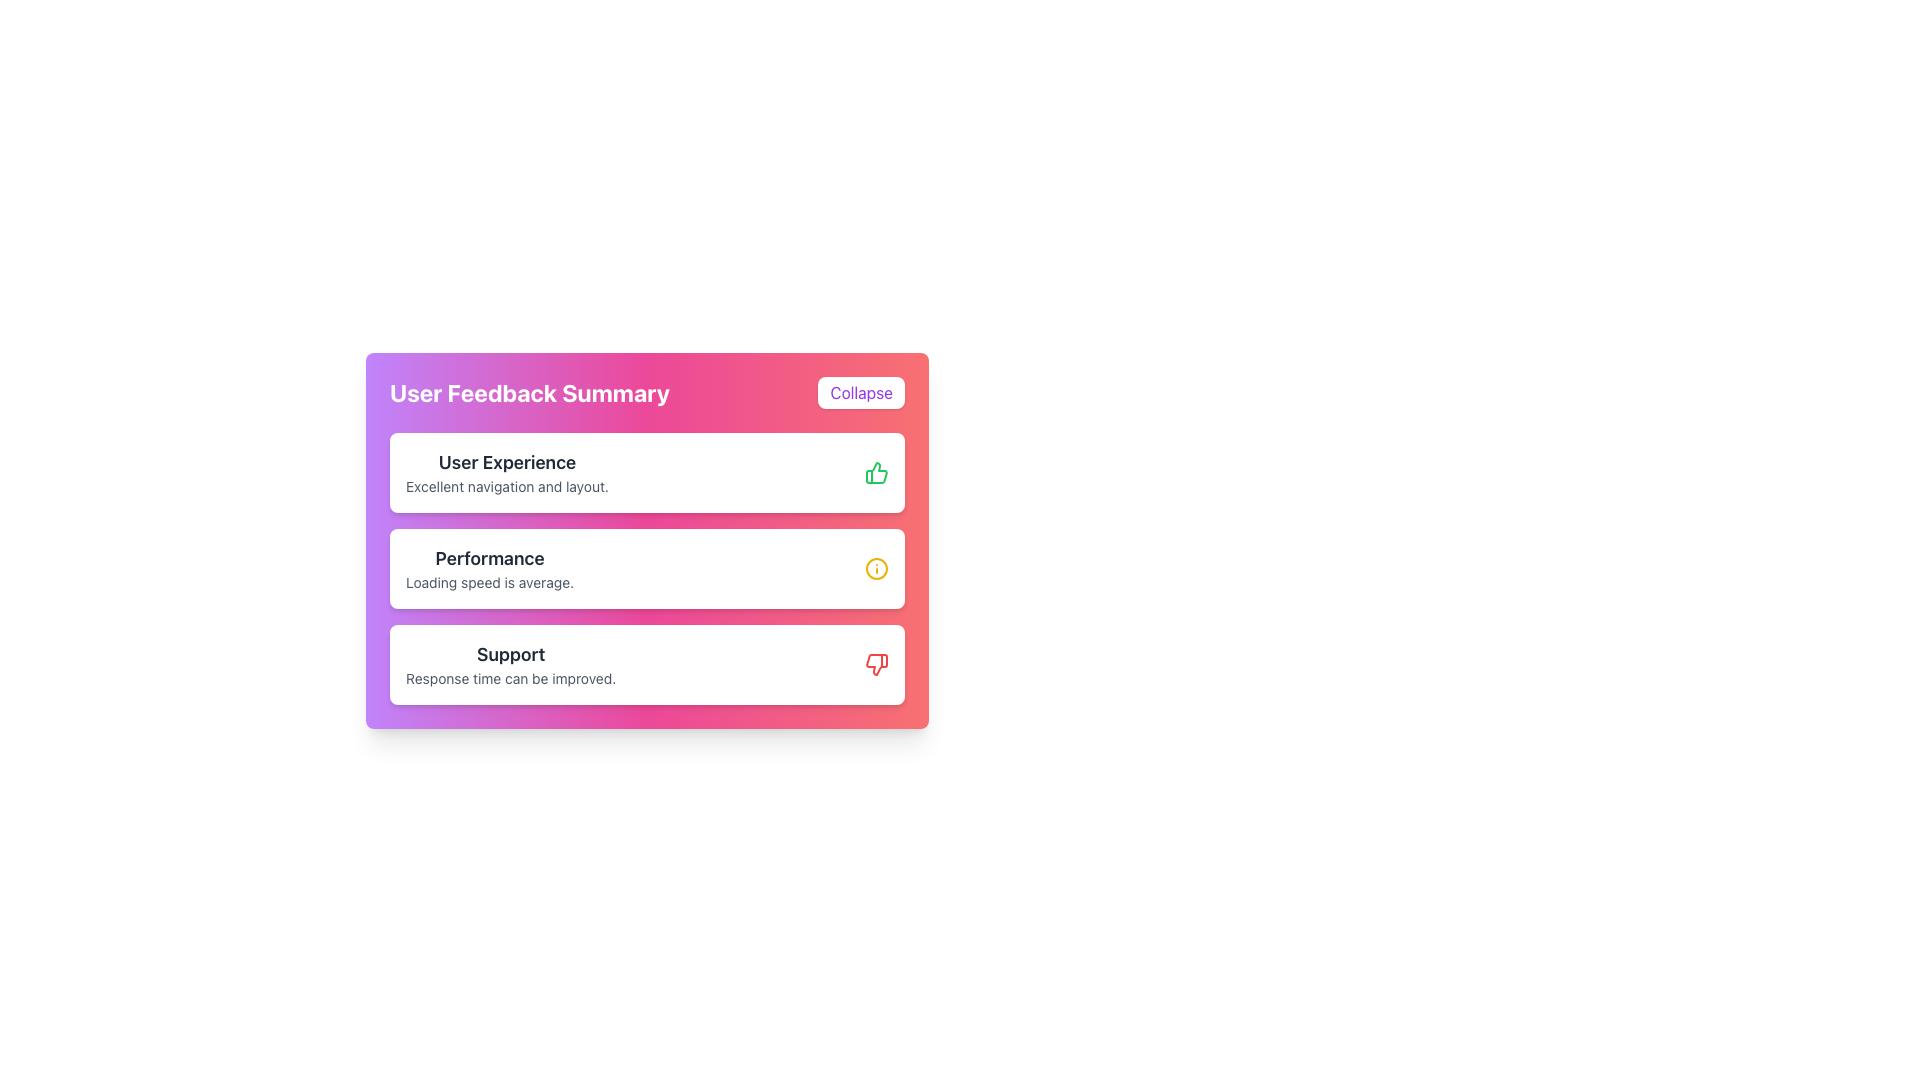  Describe the element at coordinates (877, 569) in the screenshot. I see `the information icon located in the second row of the user feedback summary section, to the right of the text 'Loading speed is average.'` at that location.